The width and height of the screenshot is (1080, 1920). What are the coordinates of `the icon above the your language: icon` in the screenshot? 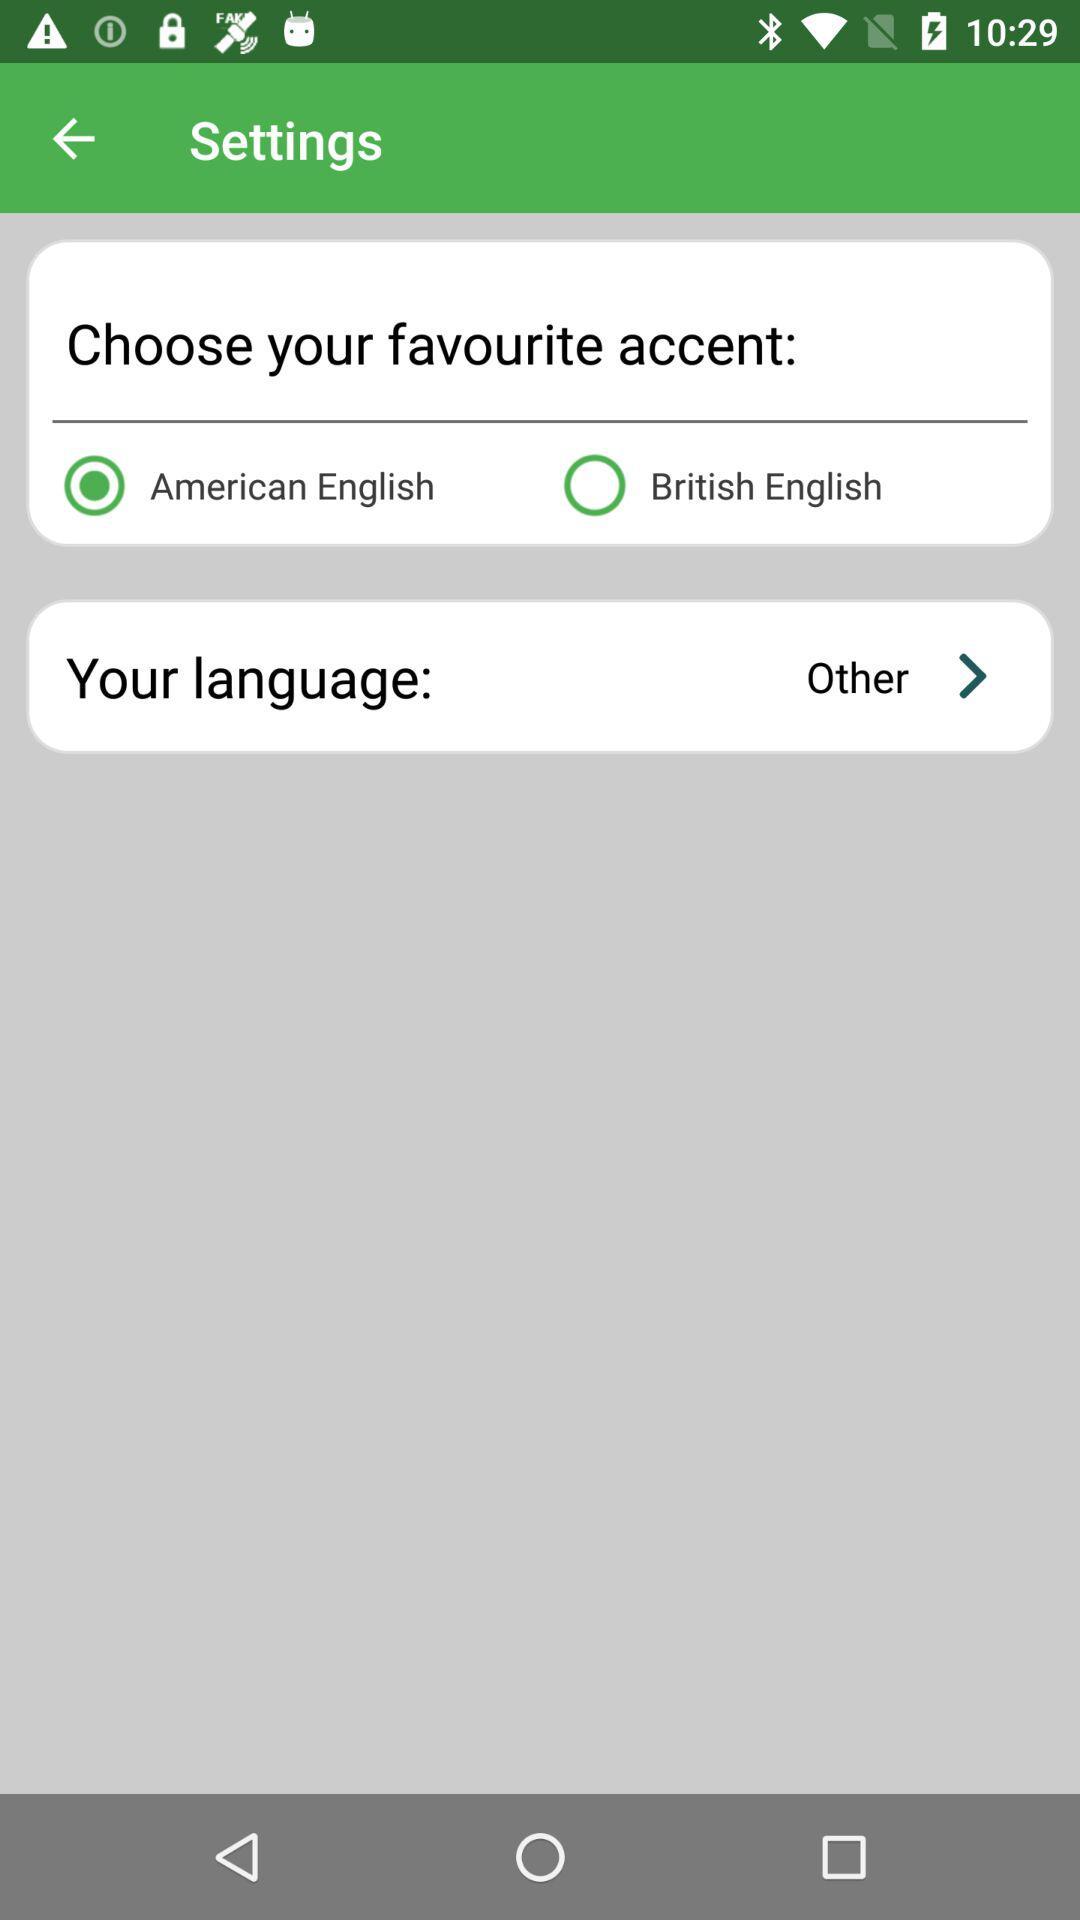 It's located at (289, 481).